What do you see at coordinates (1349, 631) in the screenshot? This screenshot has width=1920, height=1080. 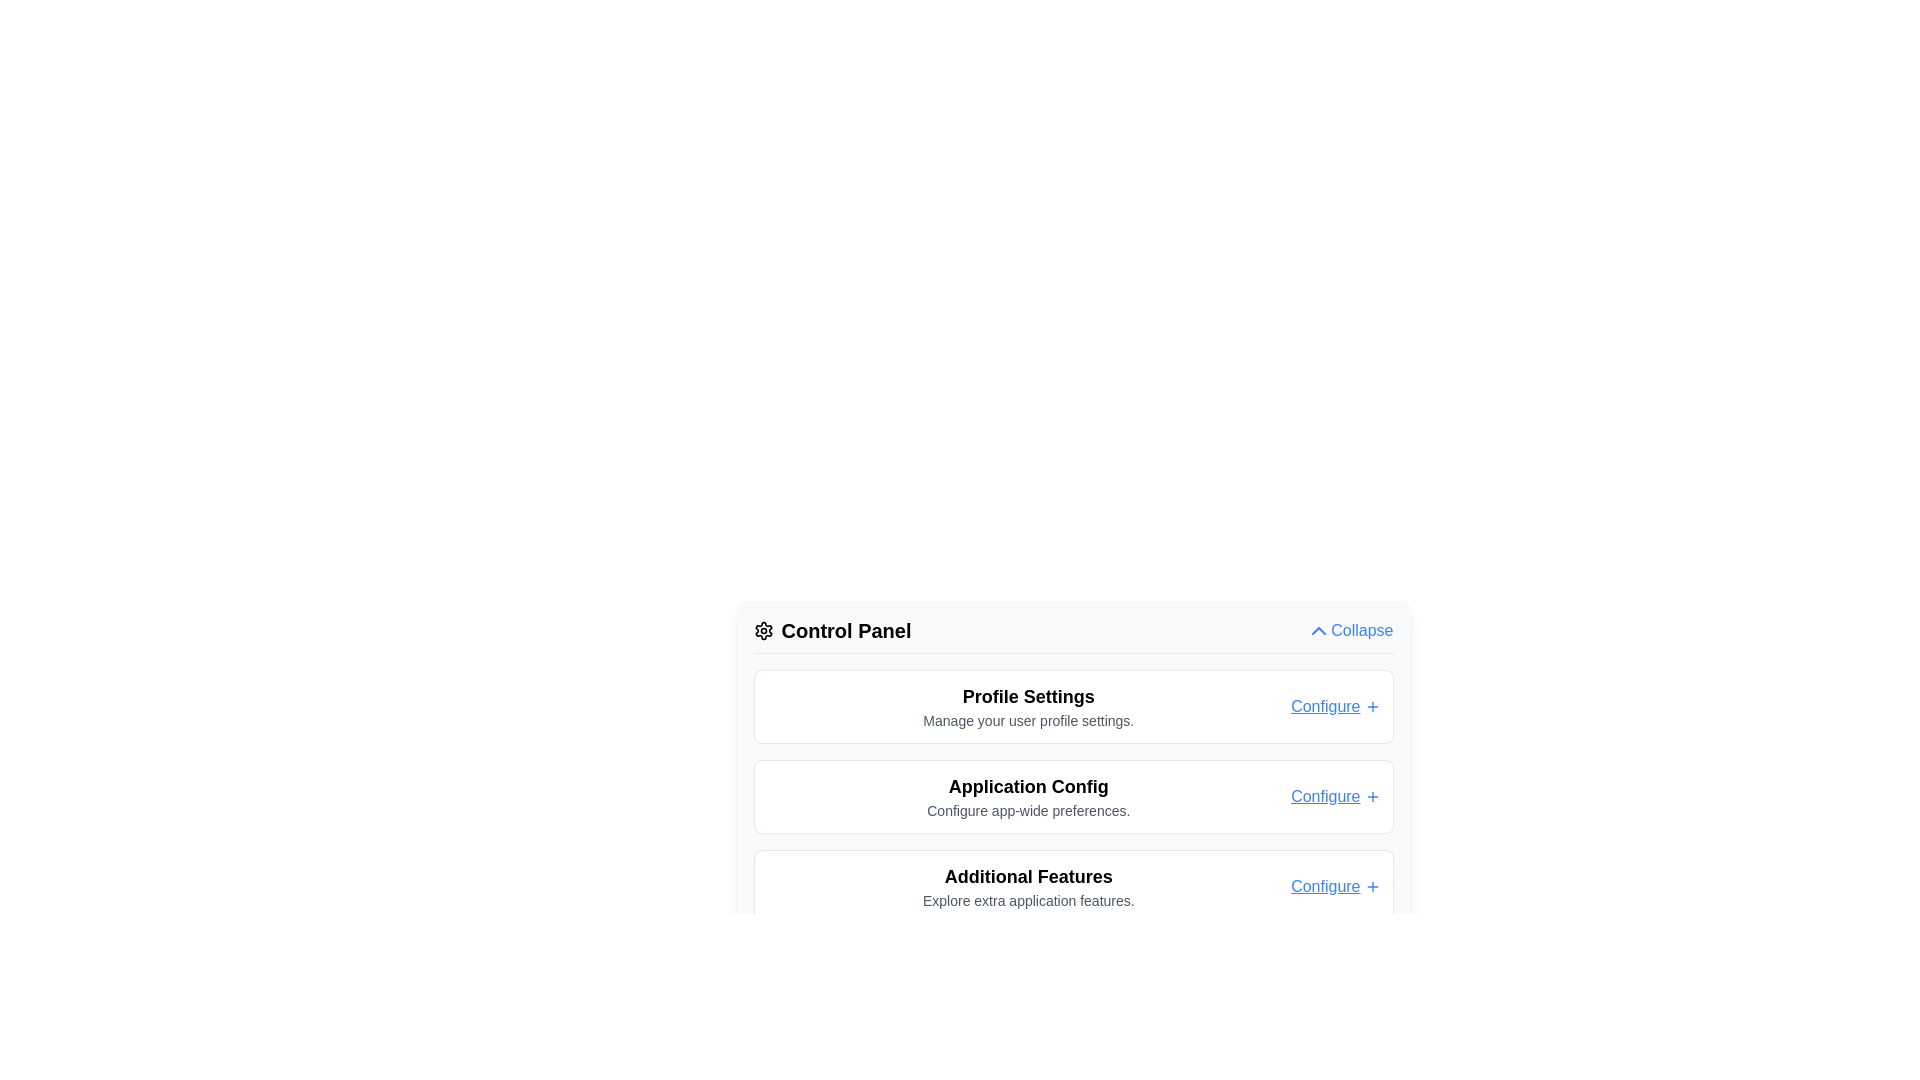 I see `the toggle button at the rightmost end of the 'Control Panel' section header` at bounding box center [1349, 631].